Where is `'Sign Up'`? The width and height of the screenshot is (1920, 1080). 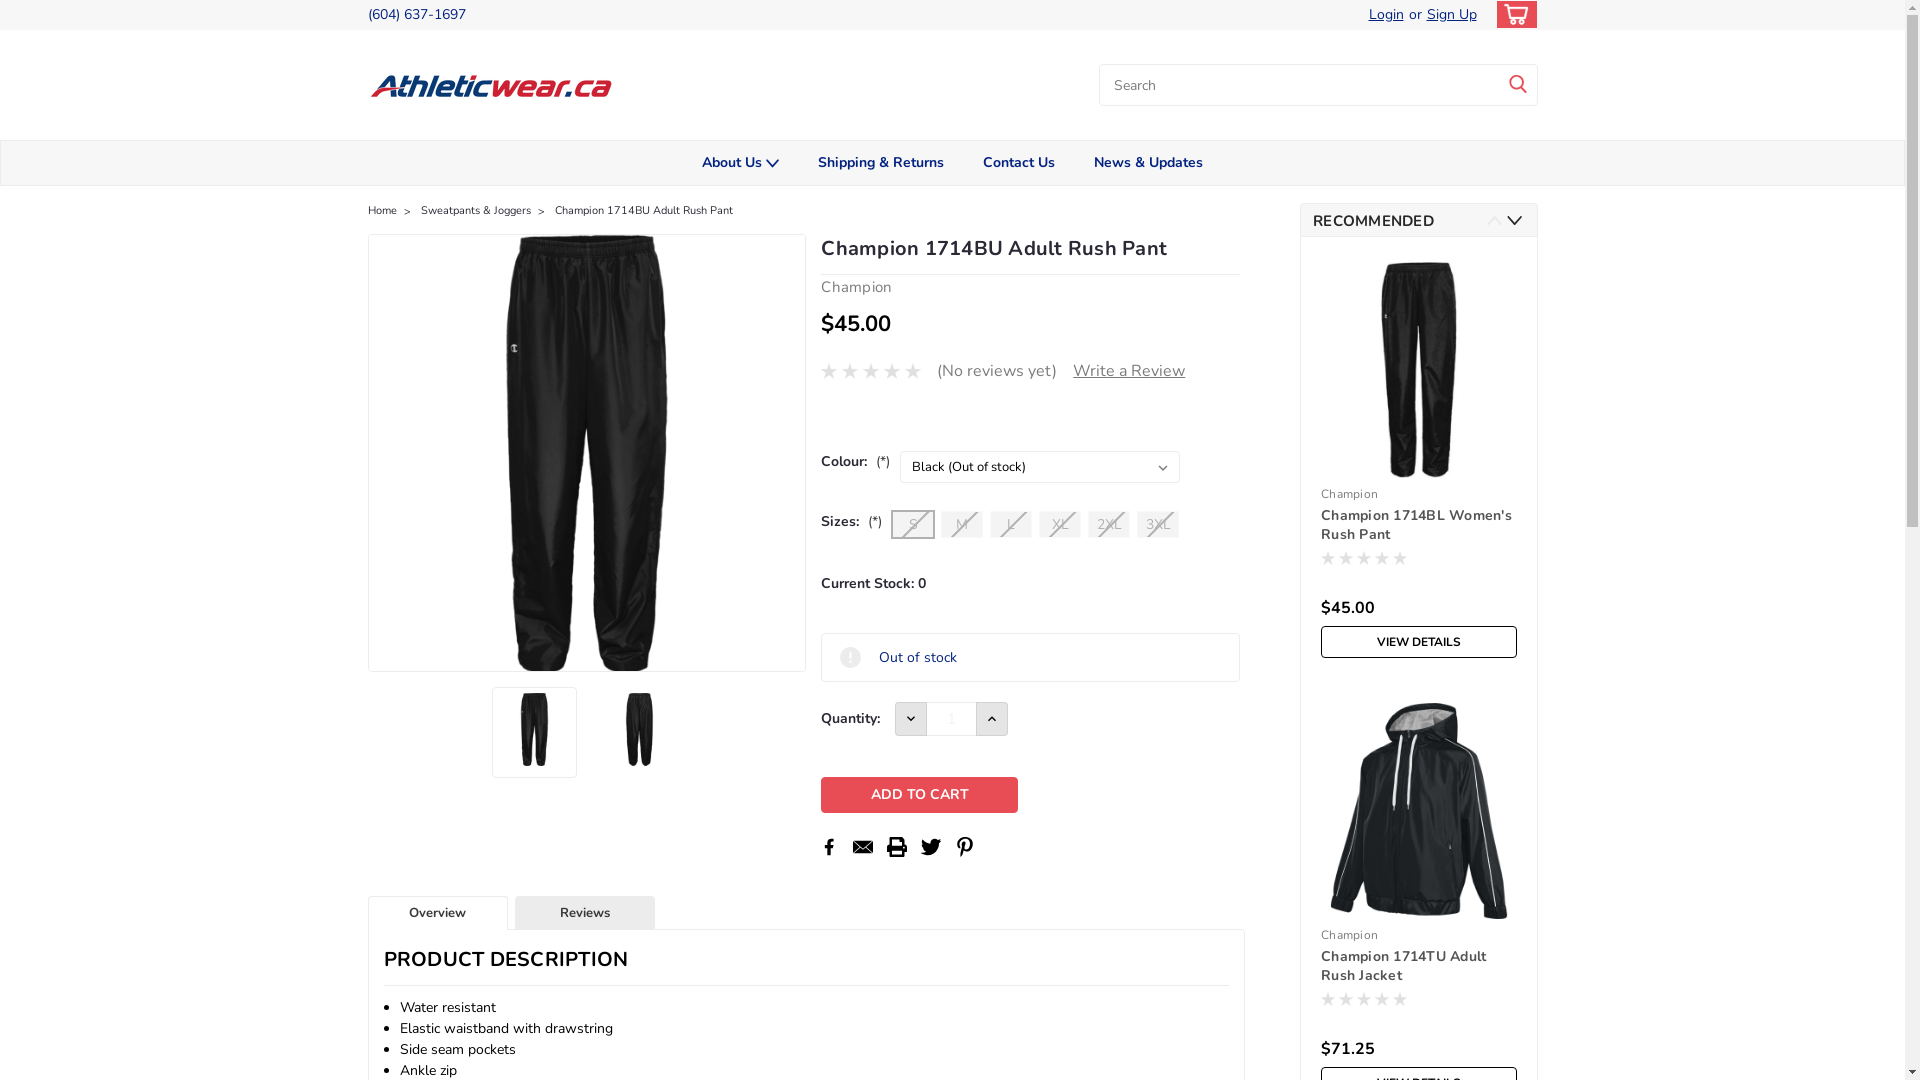 'Sign Up' is located at coordinates (1449, 15).